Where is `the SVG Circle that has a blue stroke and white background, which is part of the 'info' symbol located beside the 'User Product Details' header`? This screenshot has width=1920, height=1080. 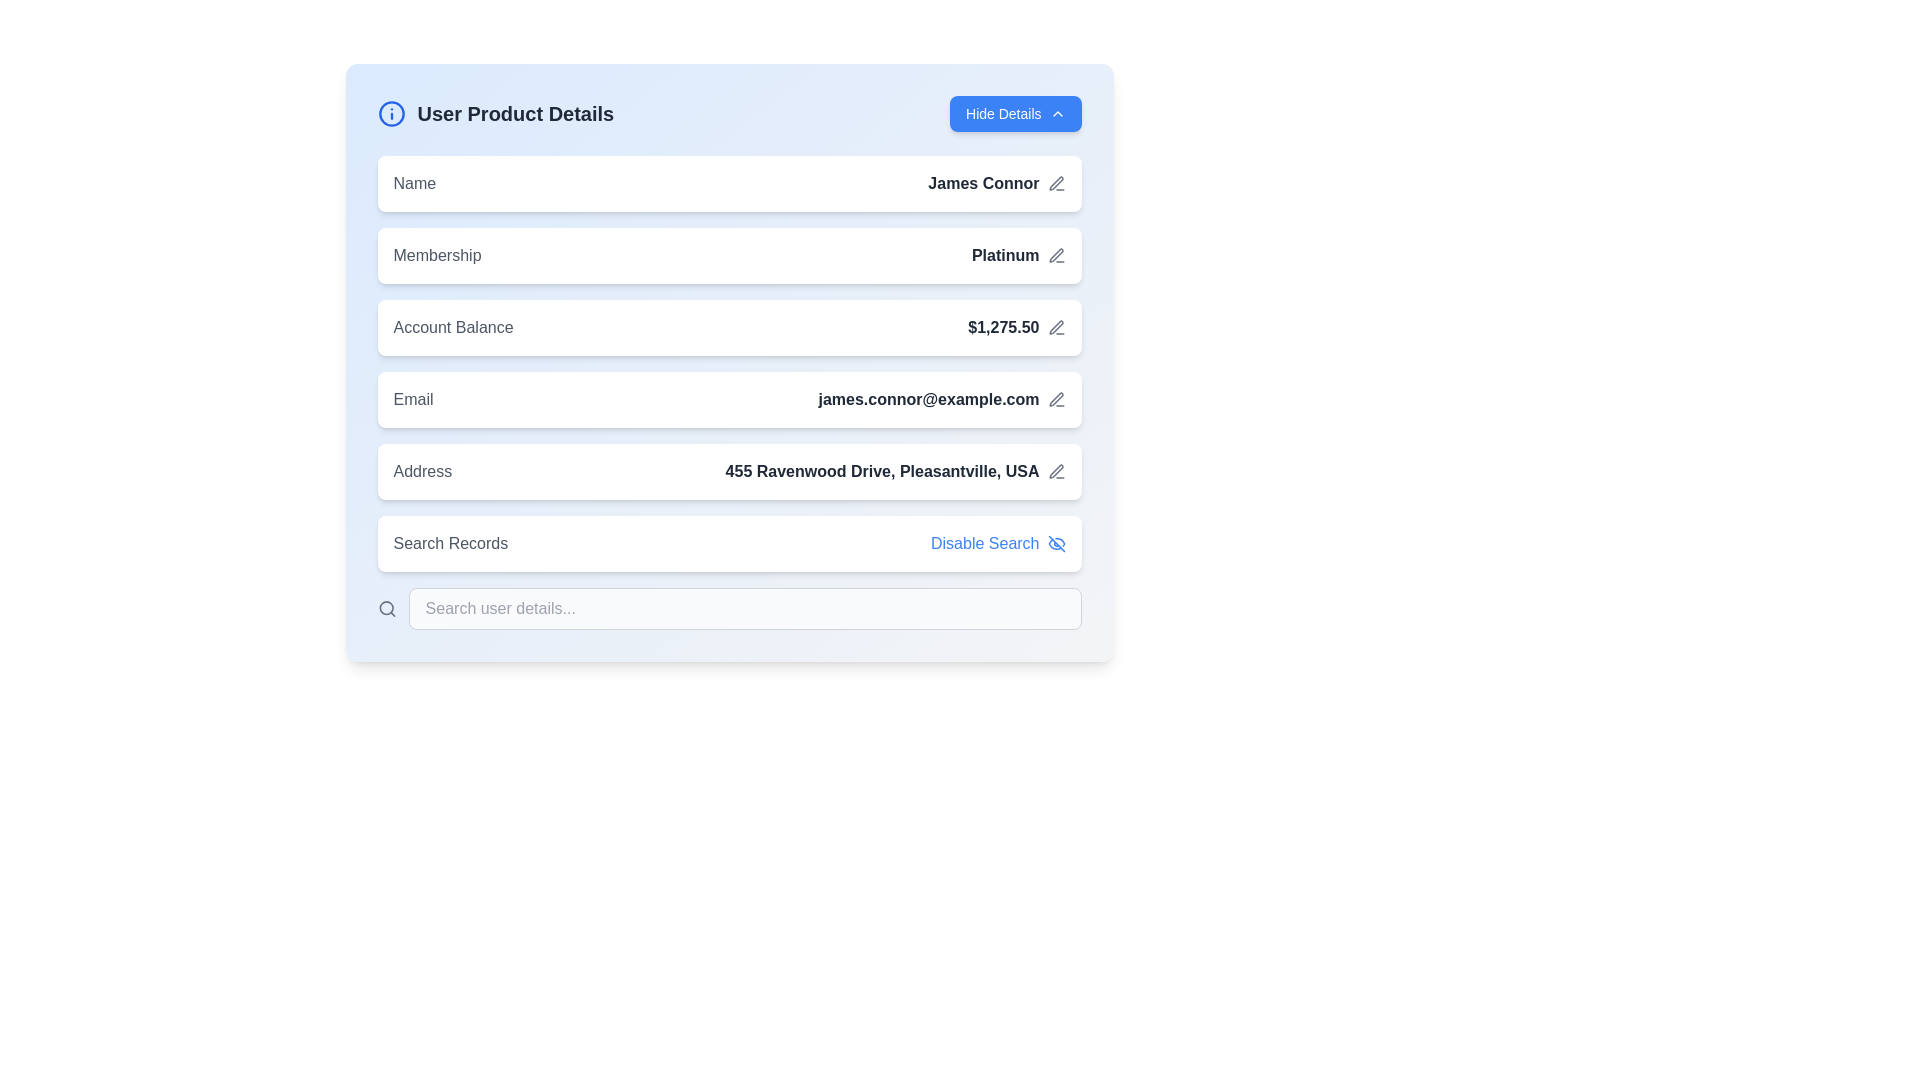 the SVG Circle that has a blue stroke and white background, which is part of the 'info' symbol located beside the 'User Product Details' header is located at coordinates (391, 114).